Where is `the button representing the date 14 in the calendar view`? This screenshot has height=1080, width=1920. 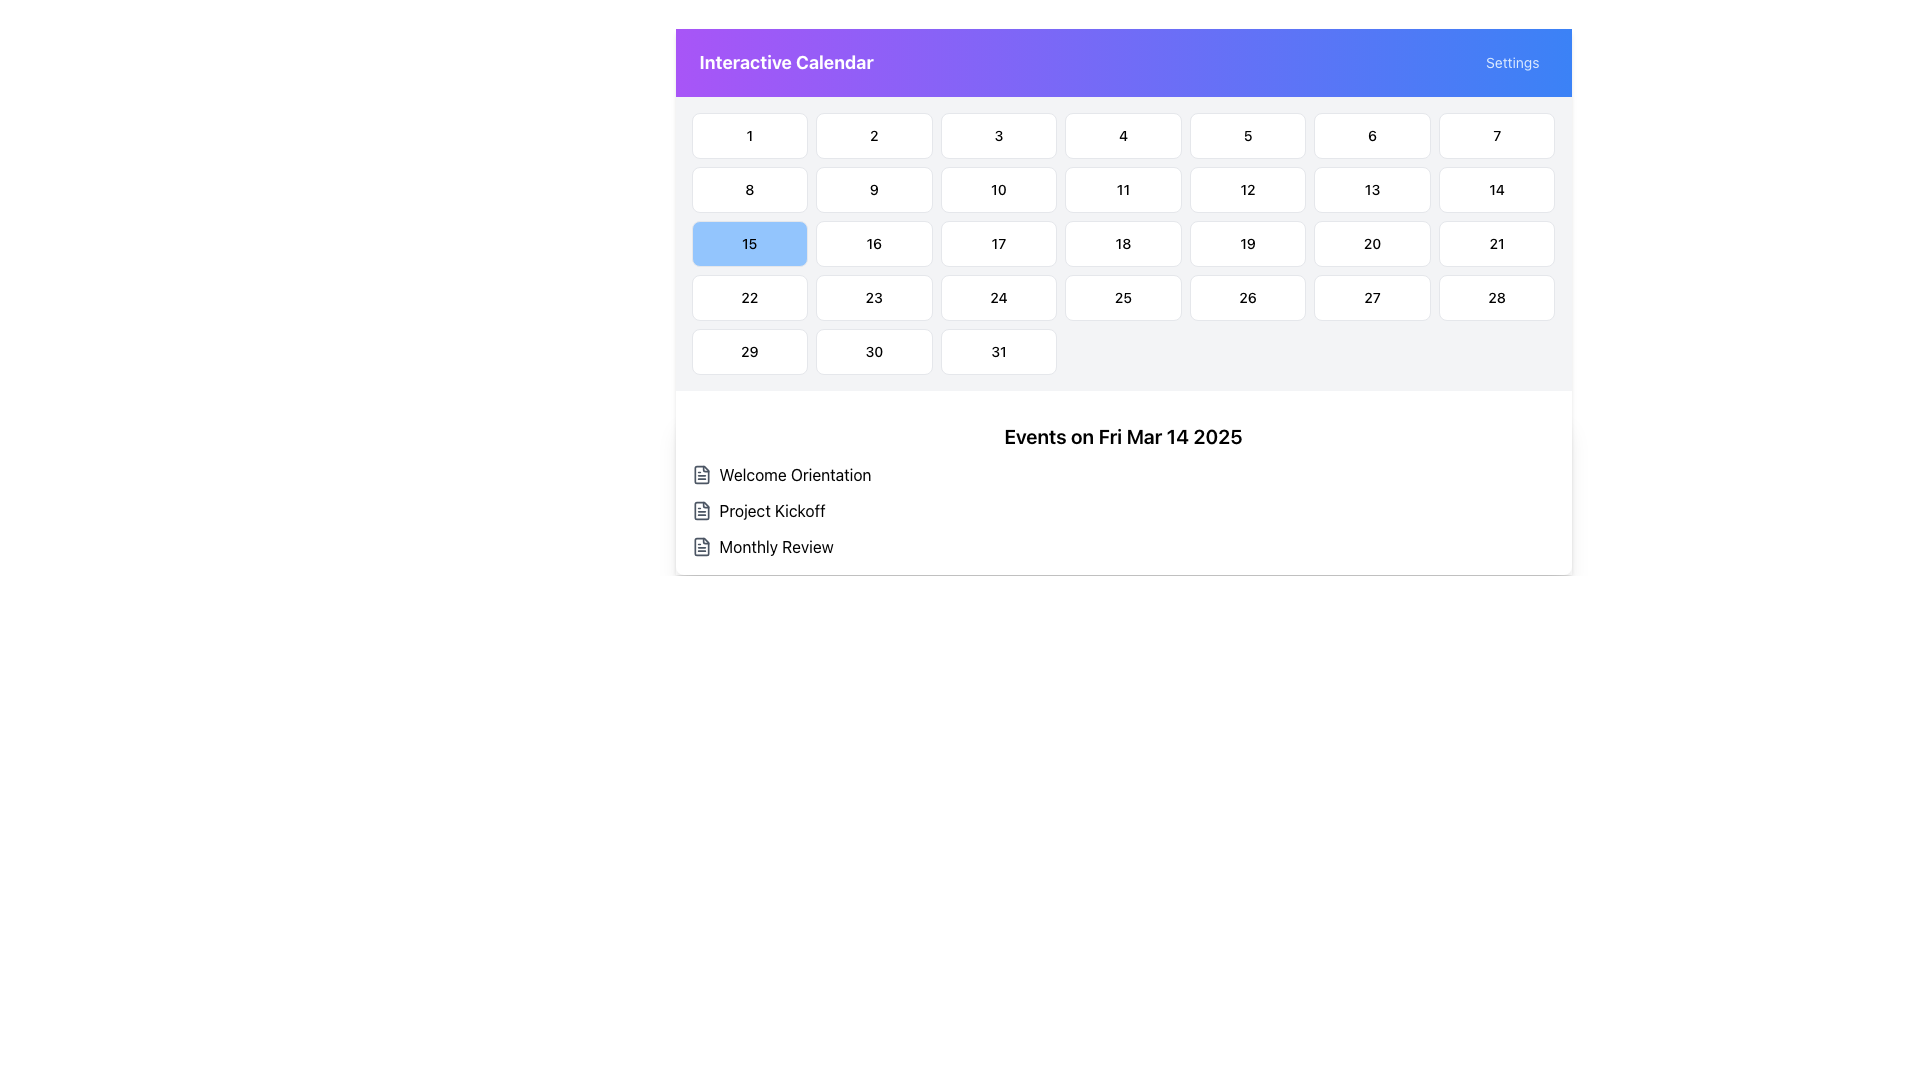
the button representing the date 14 in the calendar view is located at coordinates (1497, 189).